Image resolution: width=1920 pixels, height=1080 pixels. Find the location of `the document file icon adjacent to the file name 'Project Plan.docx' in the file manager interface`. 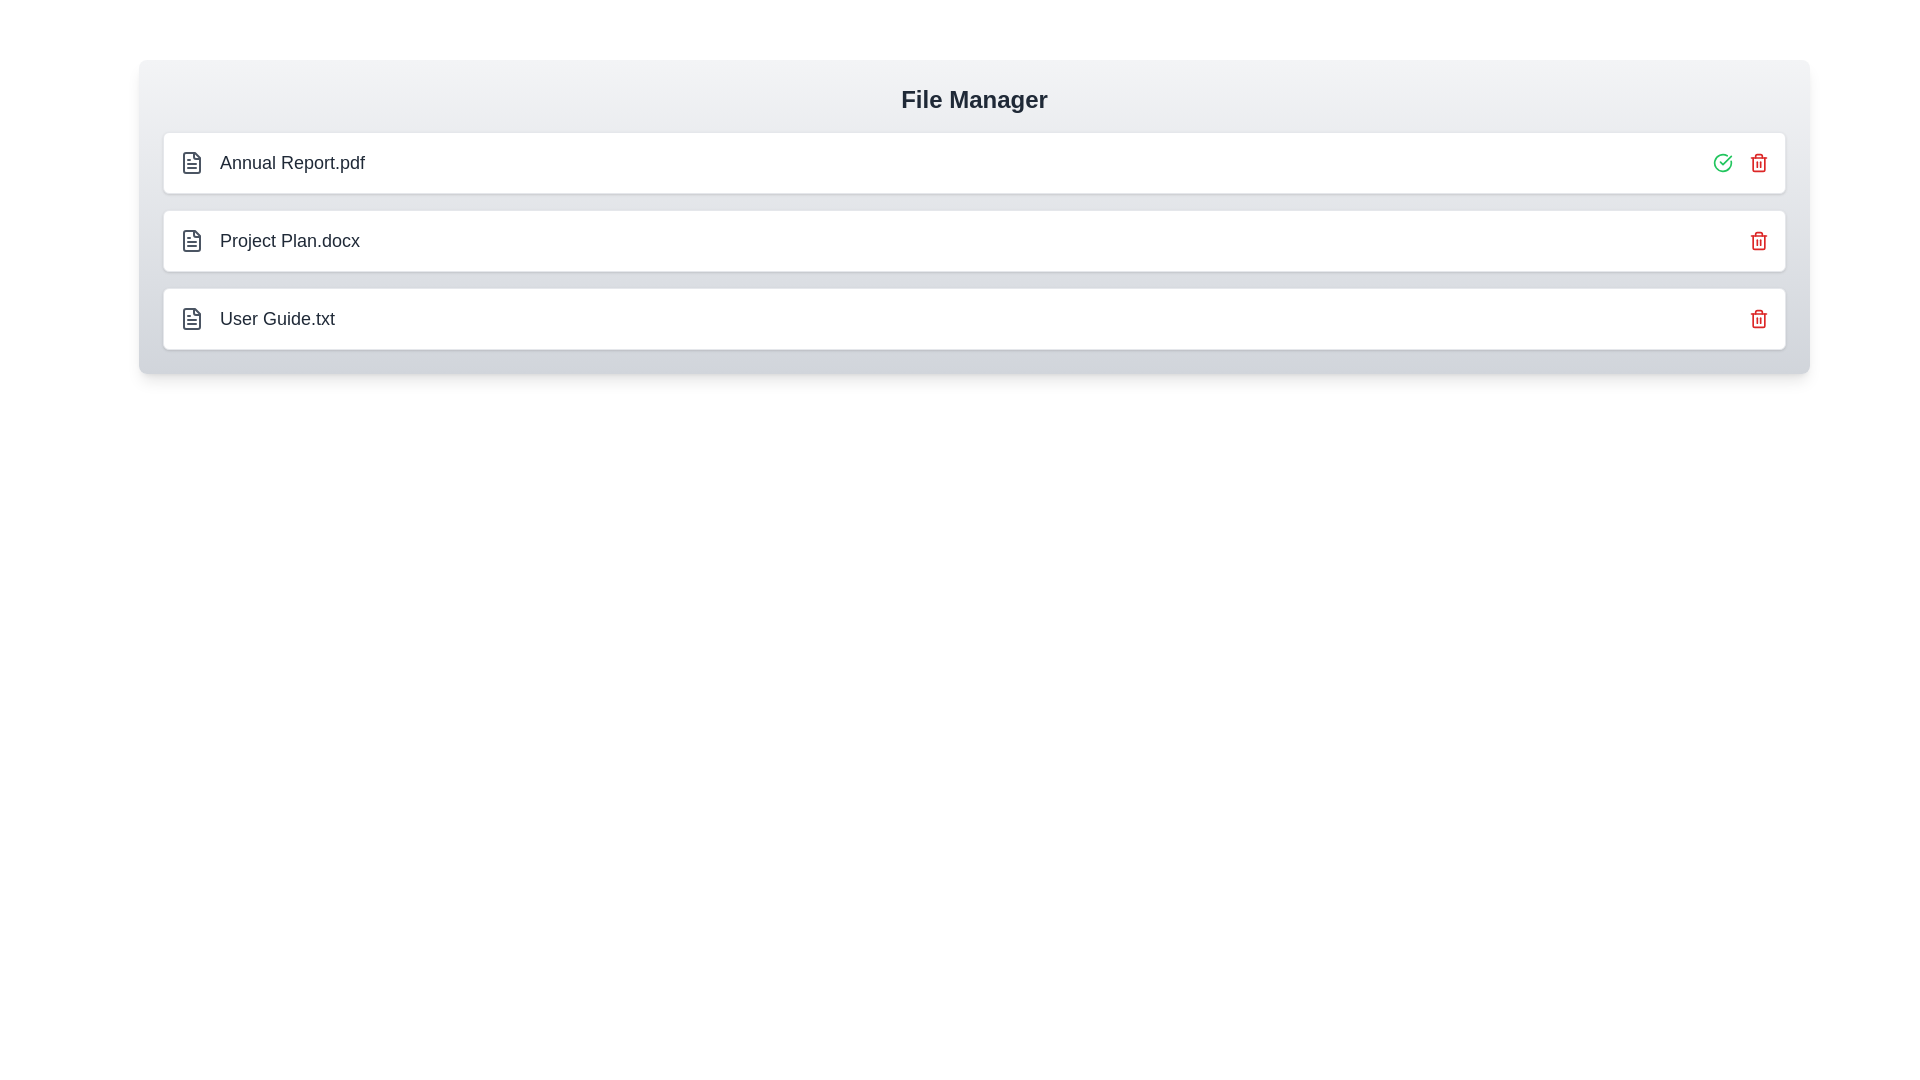

the document file icon adjacent to the file name 'Project Plan.docx' in the file manager interface is located at coordinates (192, 239).